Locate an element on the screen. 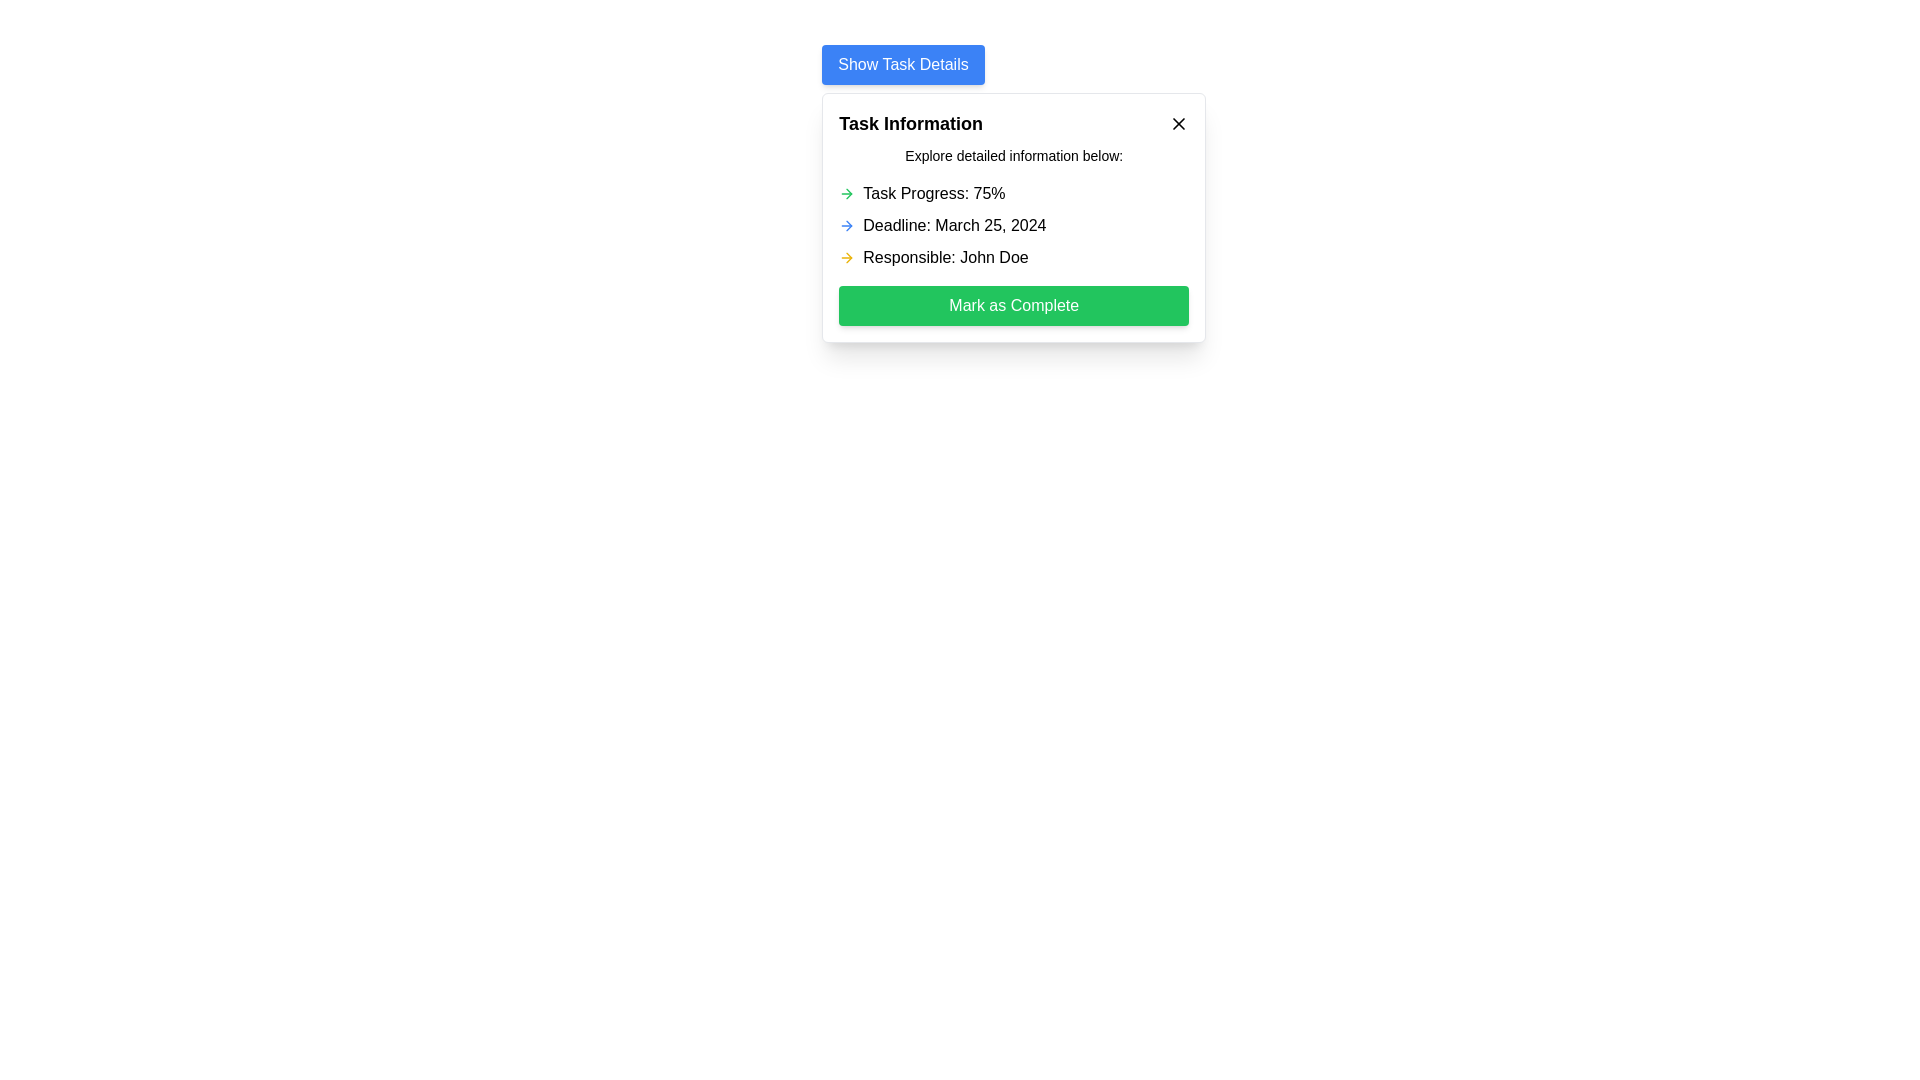  the diagonal line component of the close button located in the top-right corner of the dialog box is located at coordinates (1179, 123).